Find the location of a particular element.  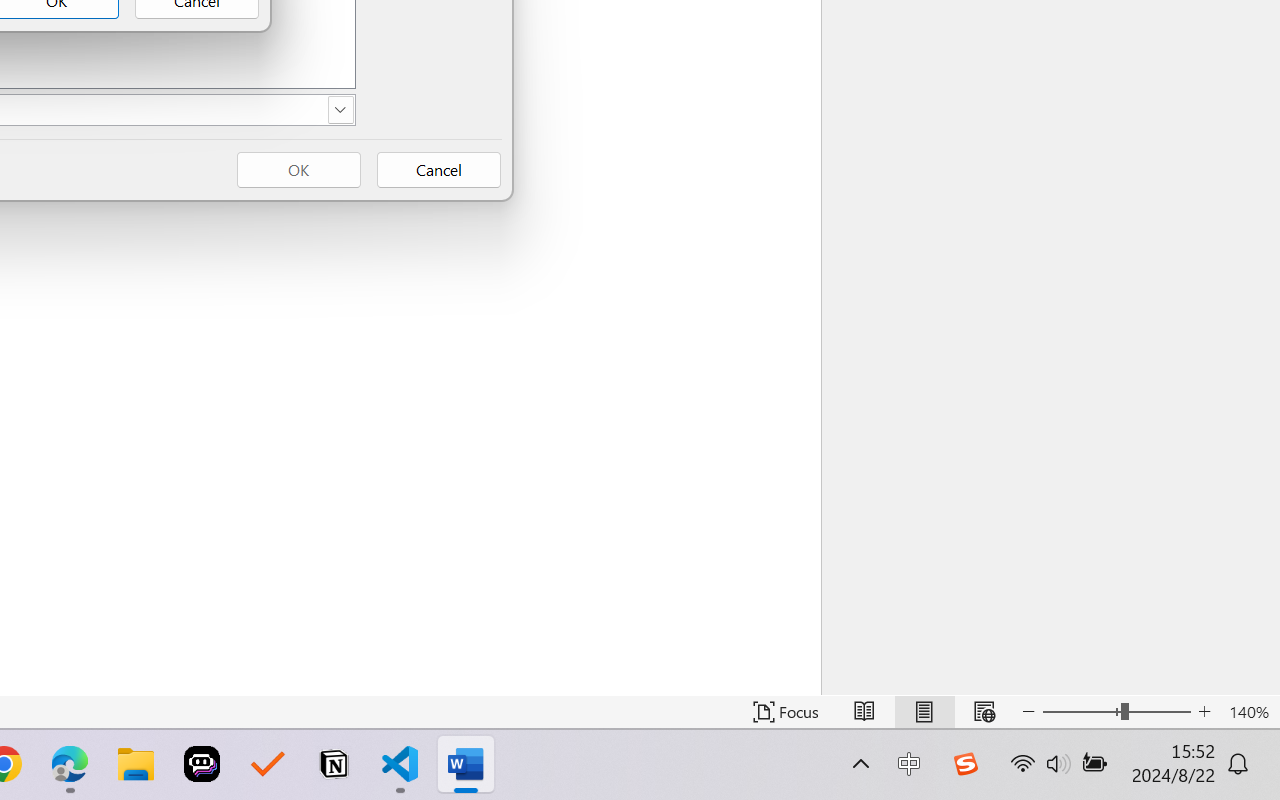

'Web Layout' is located at coordinates (984, 711).